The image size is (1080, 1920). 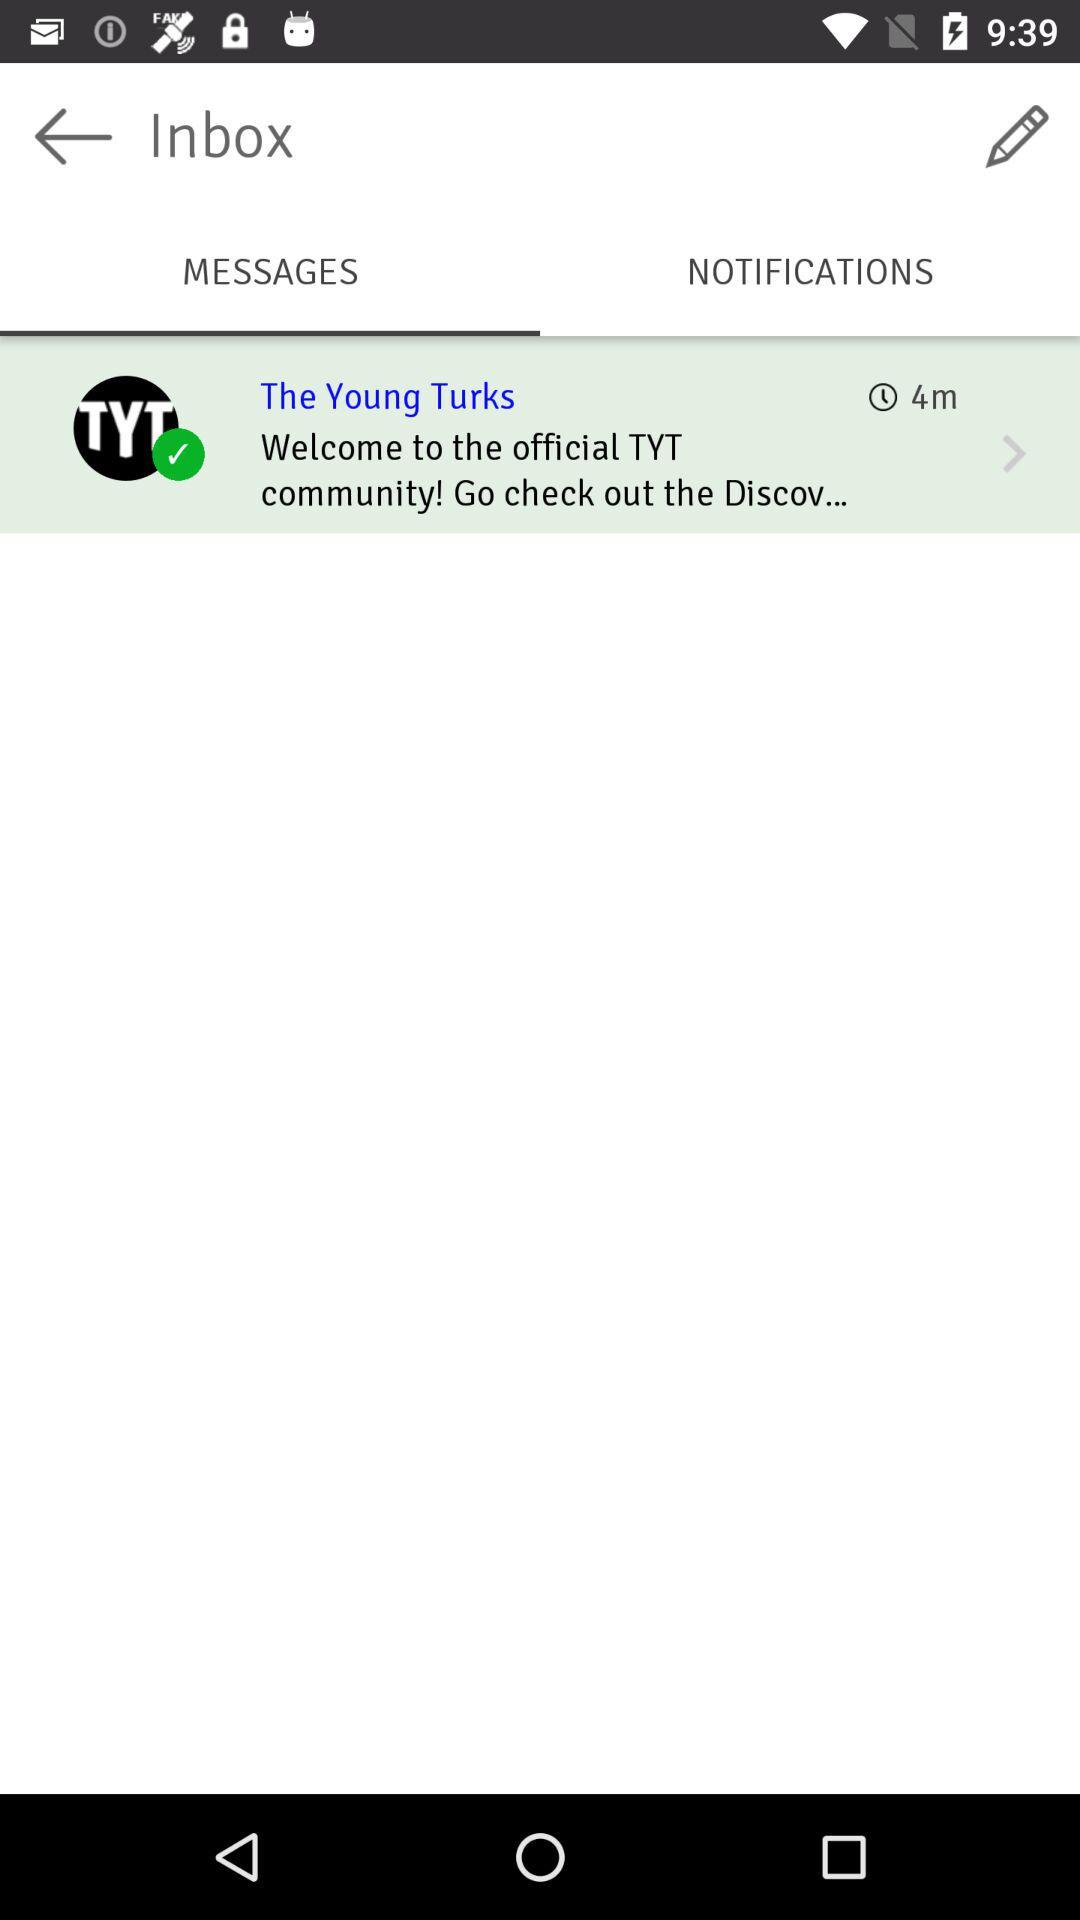 What do you see at coordinates (72, 135) in the screenshot?
I see `this button is to return to the previous page` at bounding box center [72, 135].